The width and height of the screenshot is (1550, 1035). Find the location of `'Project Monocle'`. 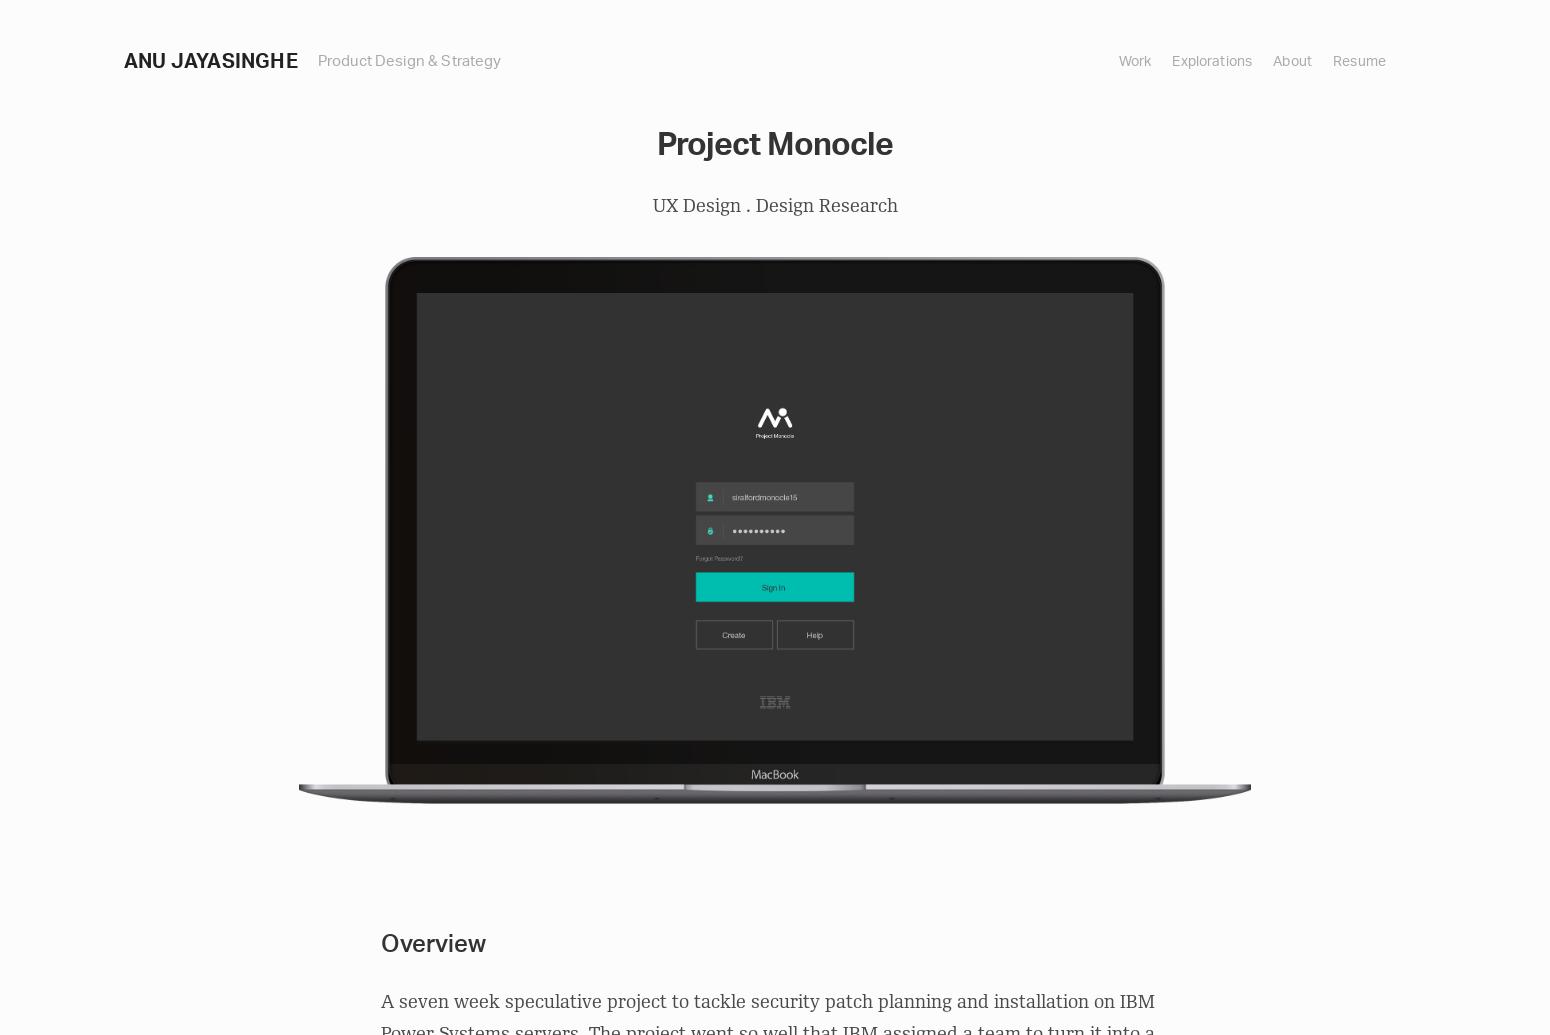

'Project Monocle' is located at coordinates (656, 145).